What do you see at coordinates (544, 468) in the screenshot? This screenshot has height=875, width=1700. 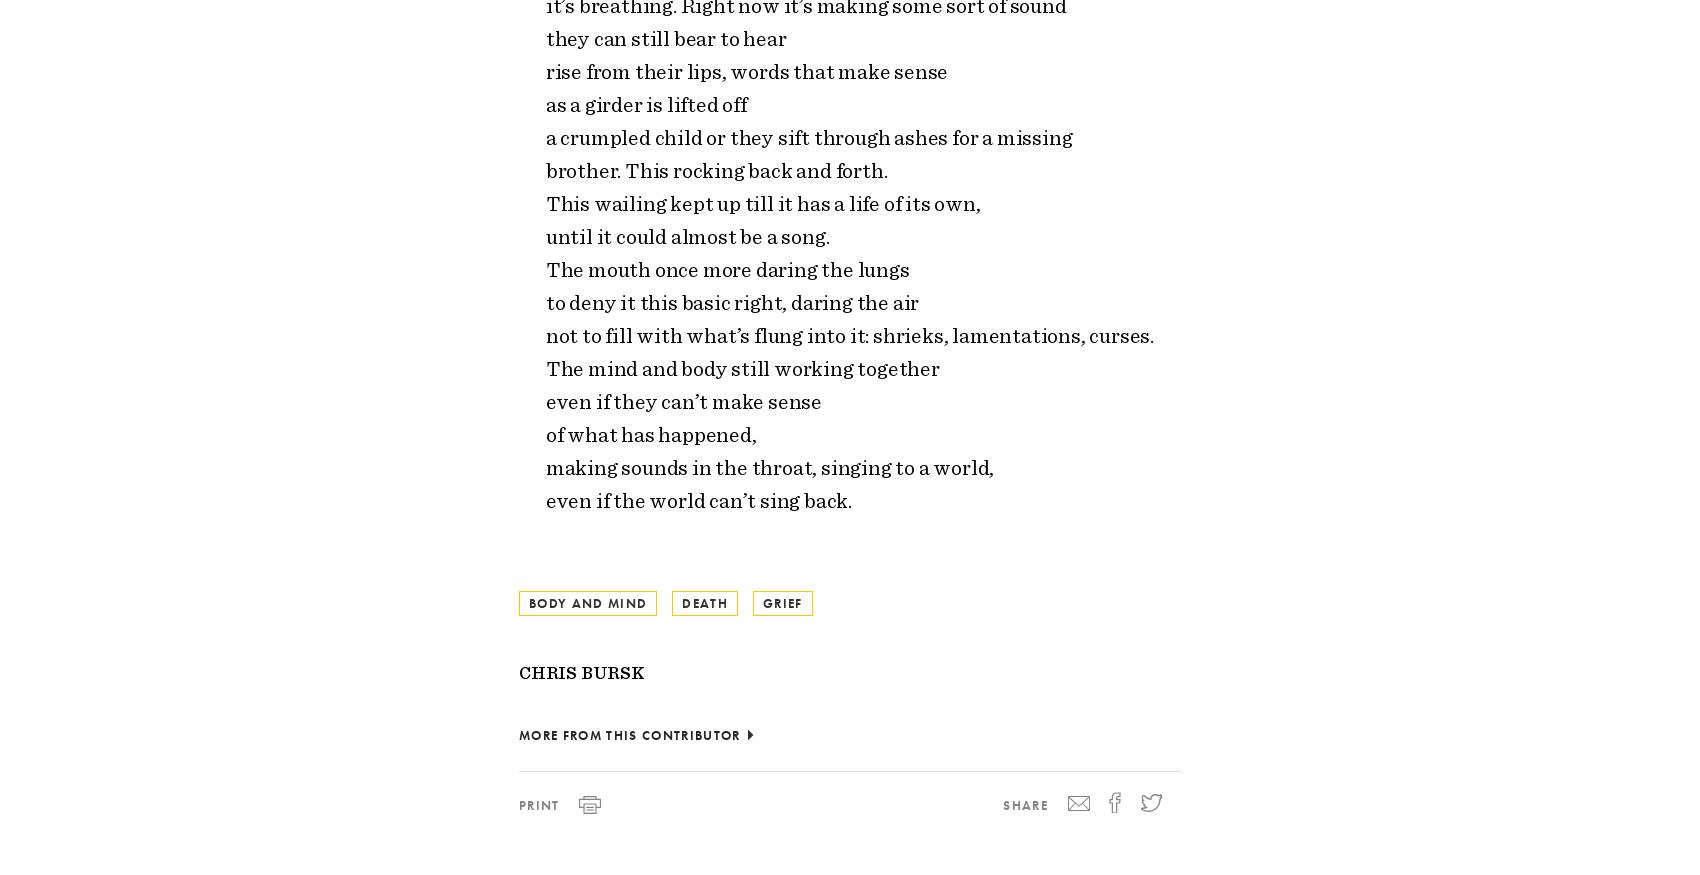 I see `'making sounds in the throat, singing to a world,'` at bounding box center [544, 468].